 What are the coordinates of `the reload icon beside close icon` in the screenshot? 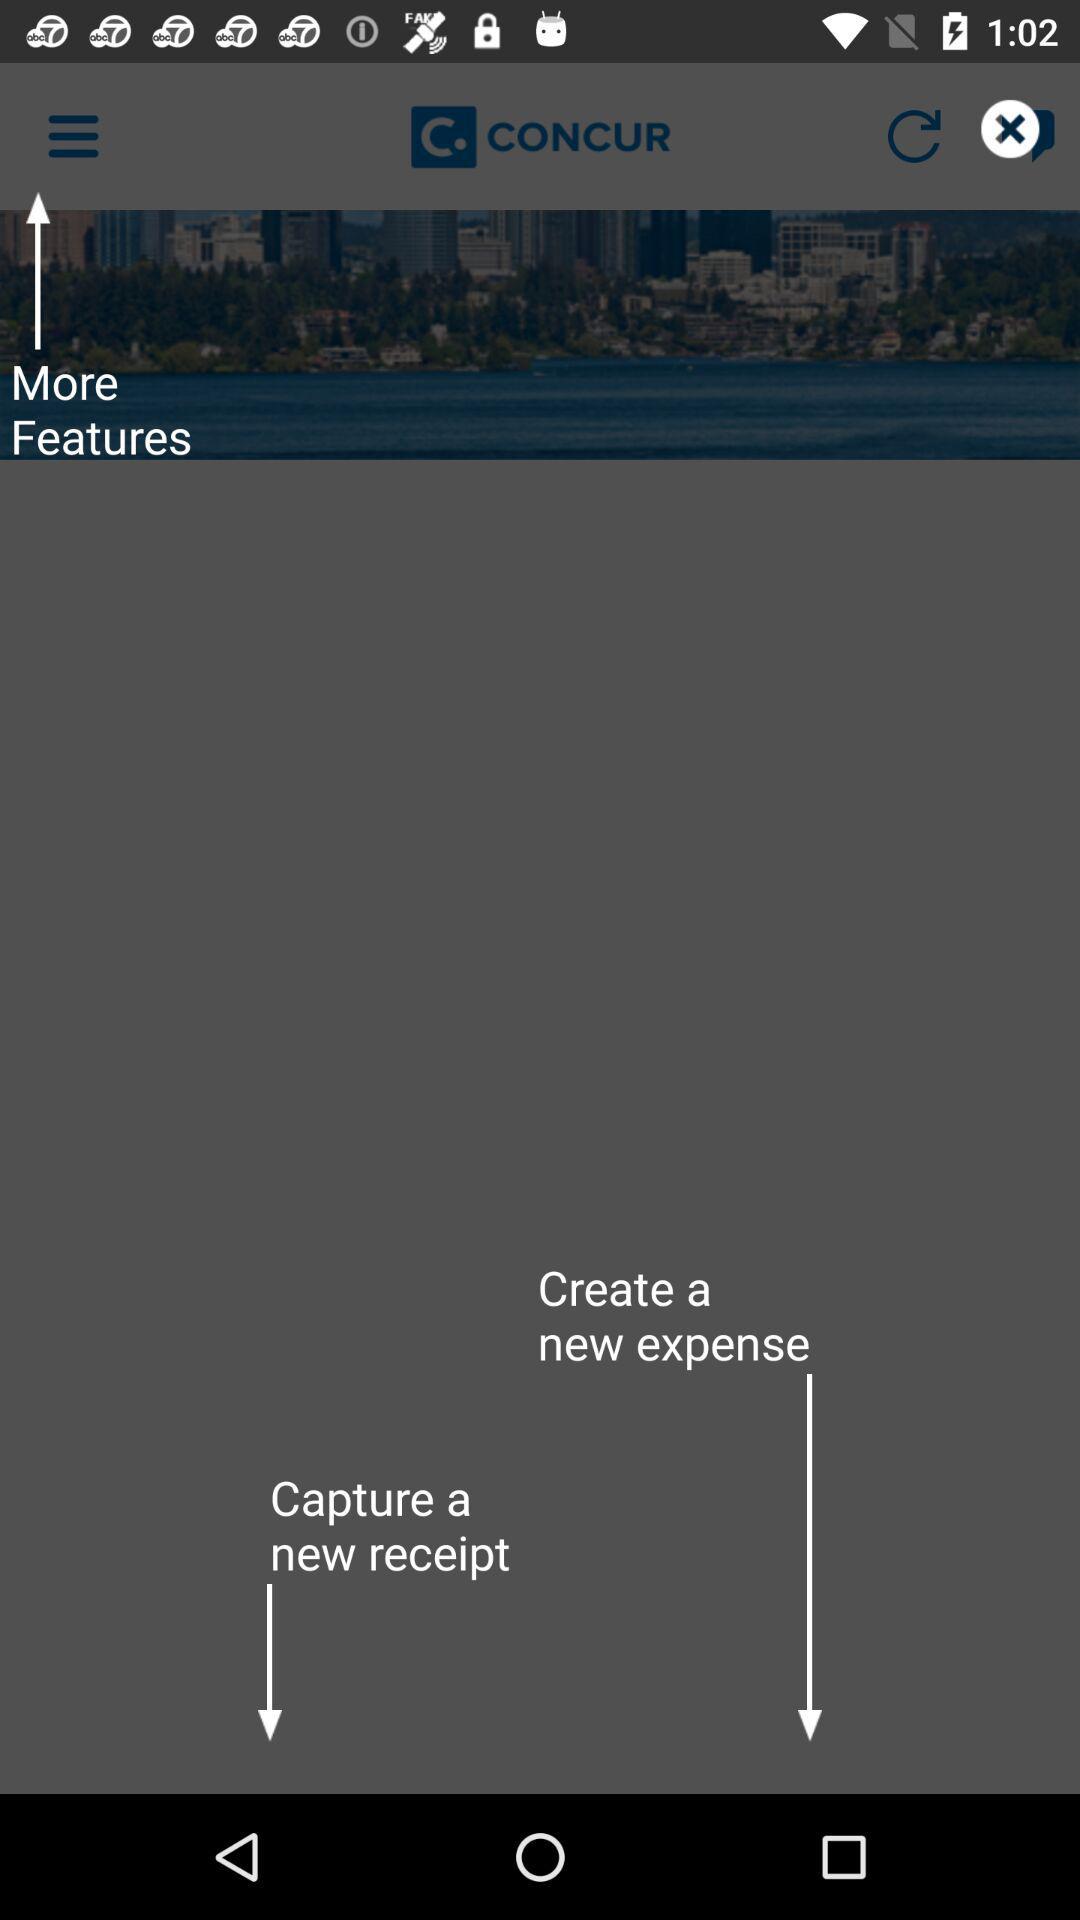 It's located at (914, 136).